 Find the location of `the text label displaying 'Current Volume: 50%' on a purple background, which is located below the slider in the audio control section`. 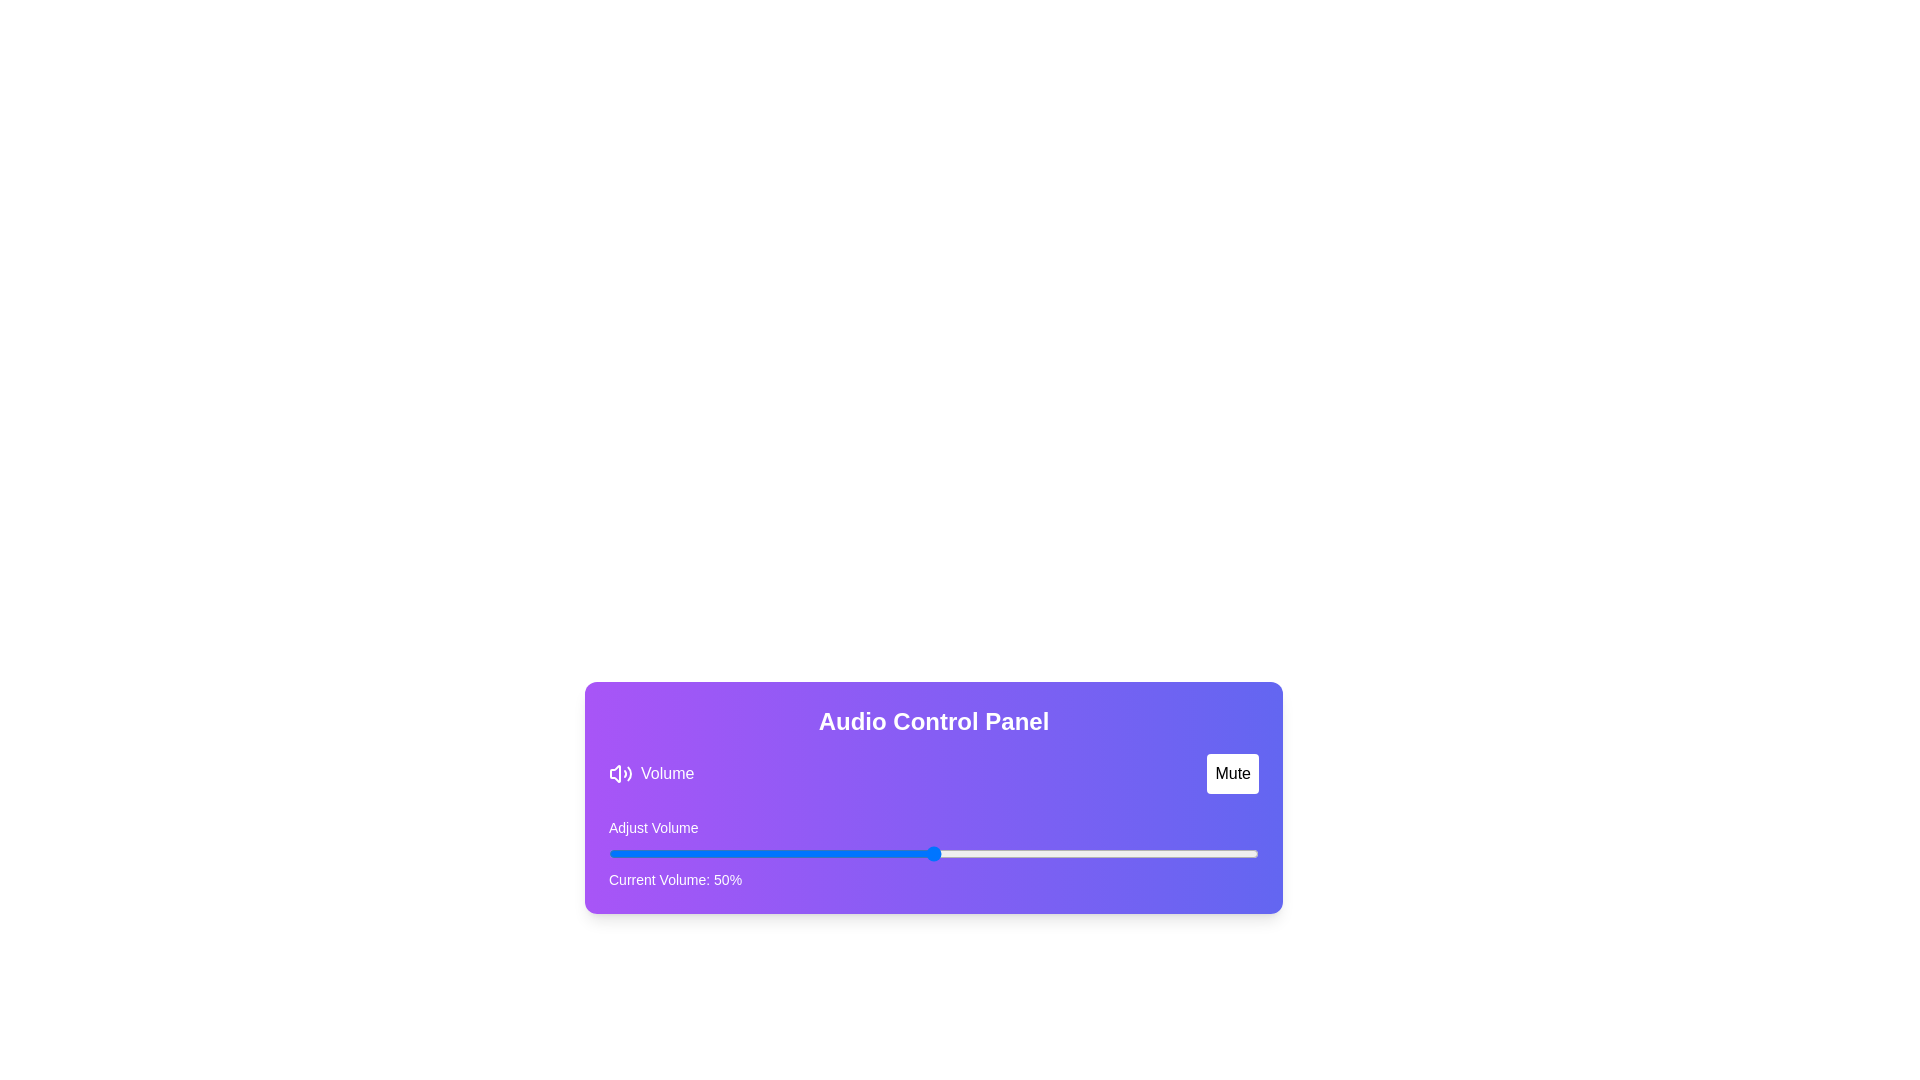

the text label displaying 'Current Volume: 50%' on a purple background, which is located below the slider in the audio control section is located at coordinates (675, 878).